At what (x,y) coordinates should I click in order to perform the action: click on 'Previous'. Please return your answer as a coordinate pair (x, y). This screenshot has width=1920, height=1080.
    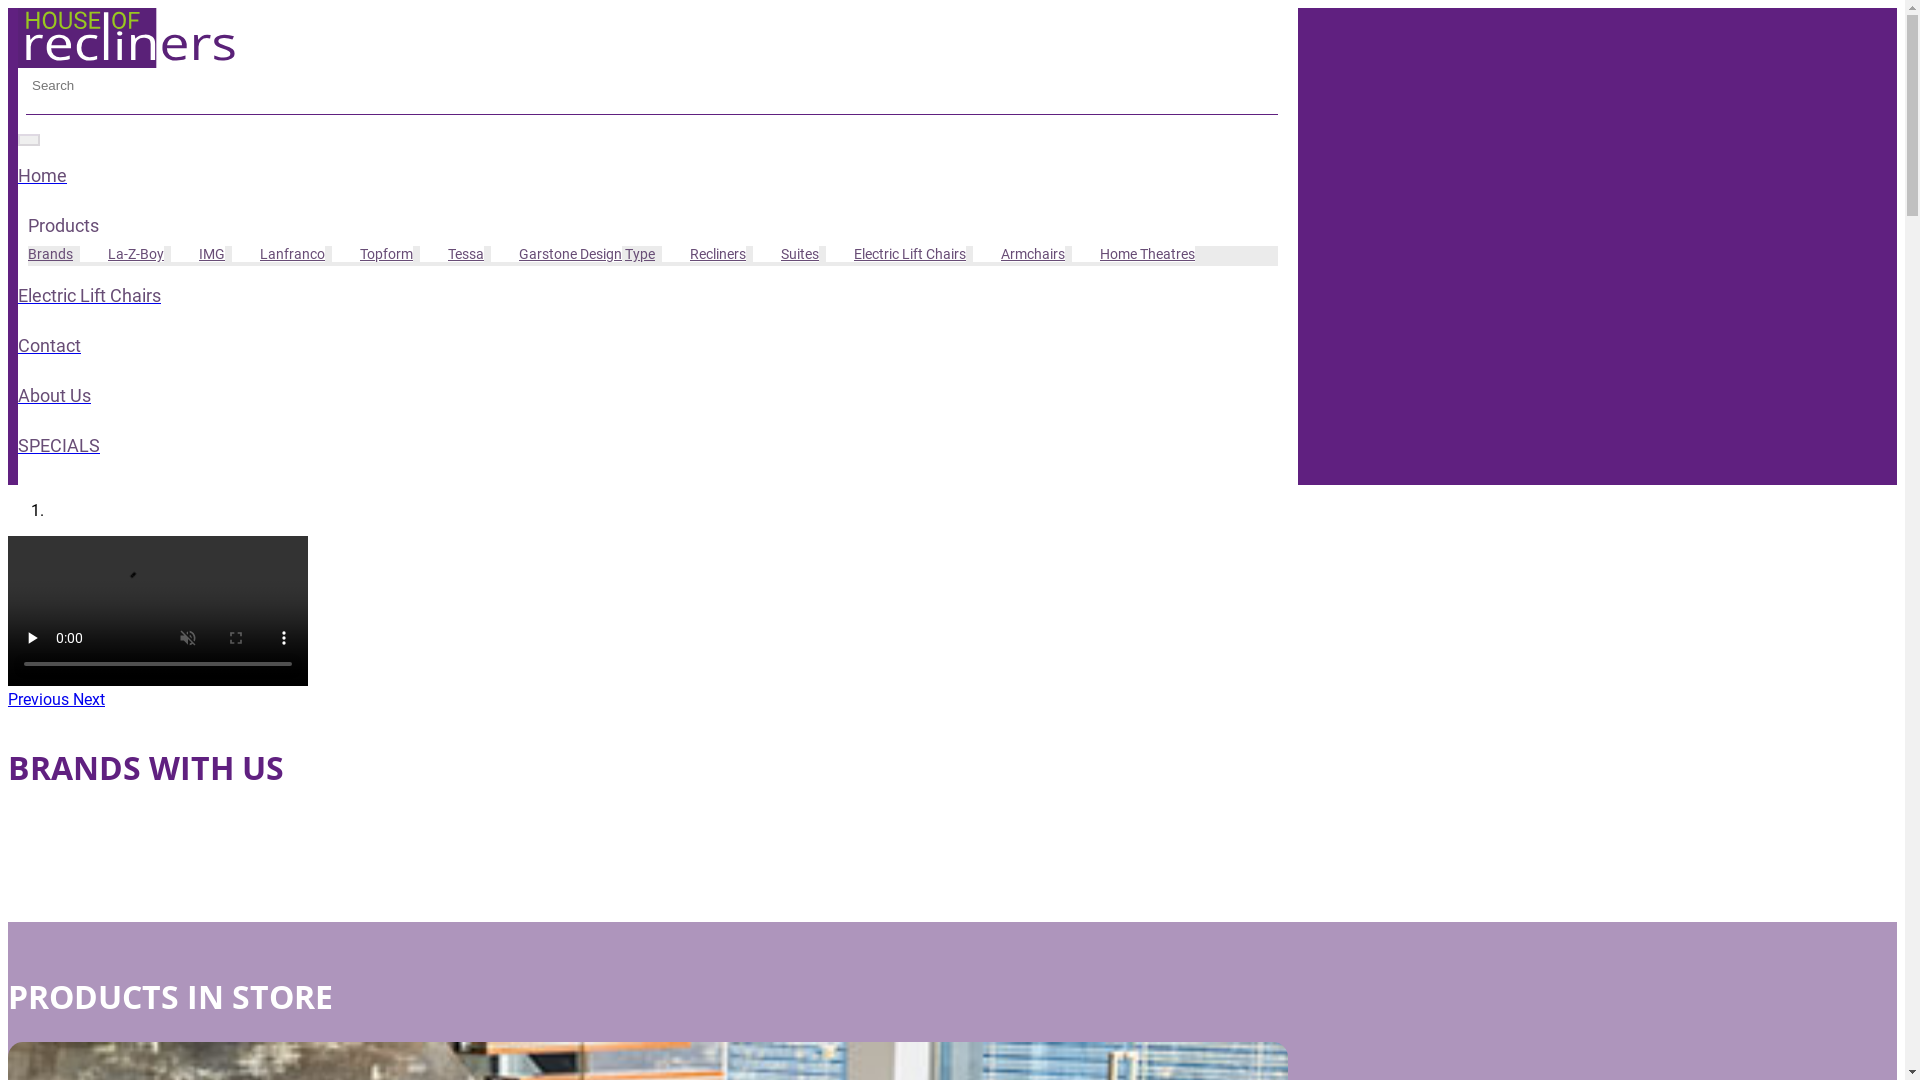
    Looking at the image, I should click on (40, 698).